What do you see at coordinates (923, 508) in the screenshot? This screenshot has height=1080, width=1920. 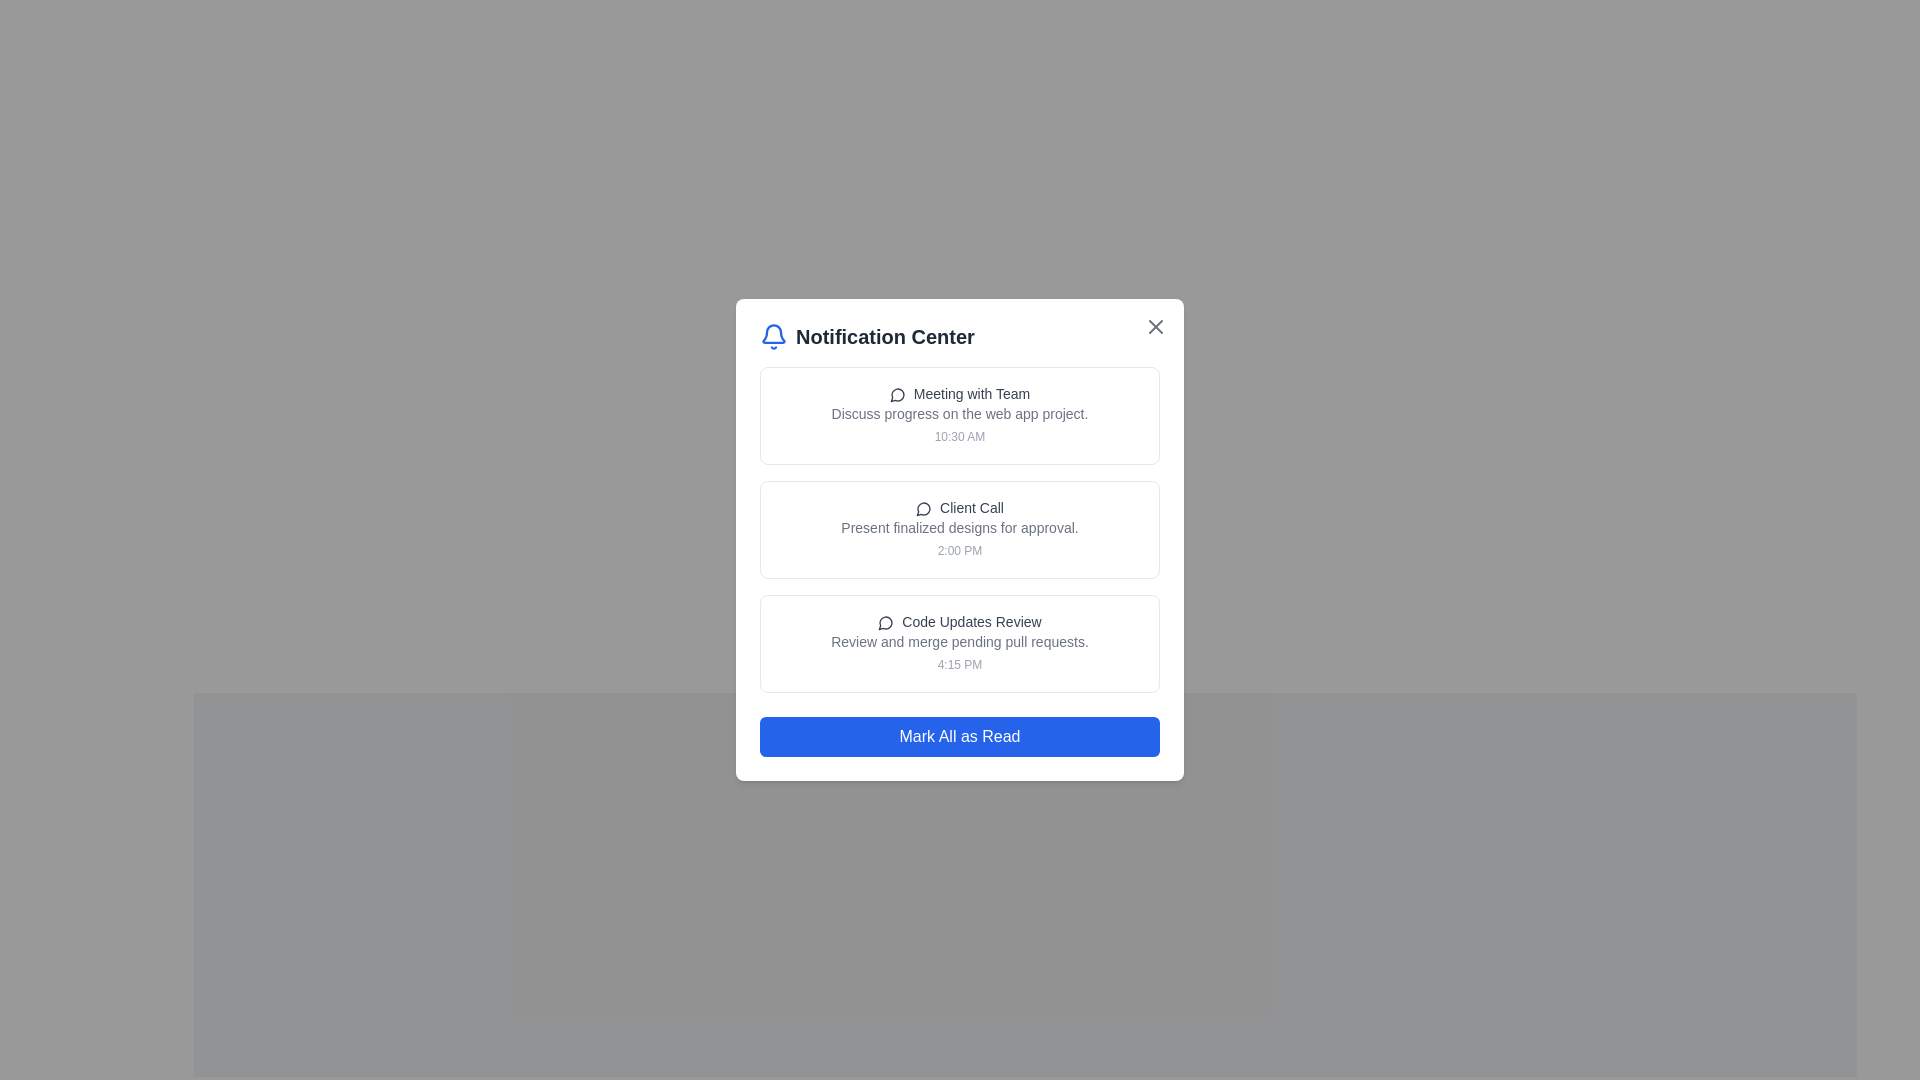 I see `the circular speech bubble icon located to the left of the 'Client Call' text within the 'Notification Center' to understand the type of notification it represents` at bounding box center [923, 508].